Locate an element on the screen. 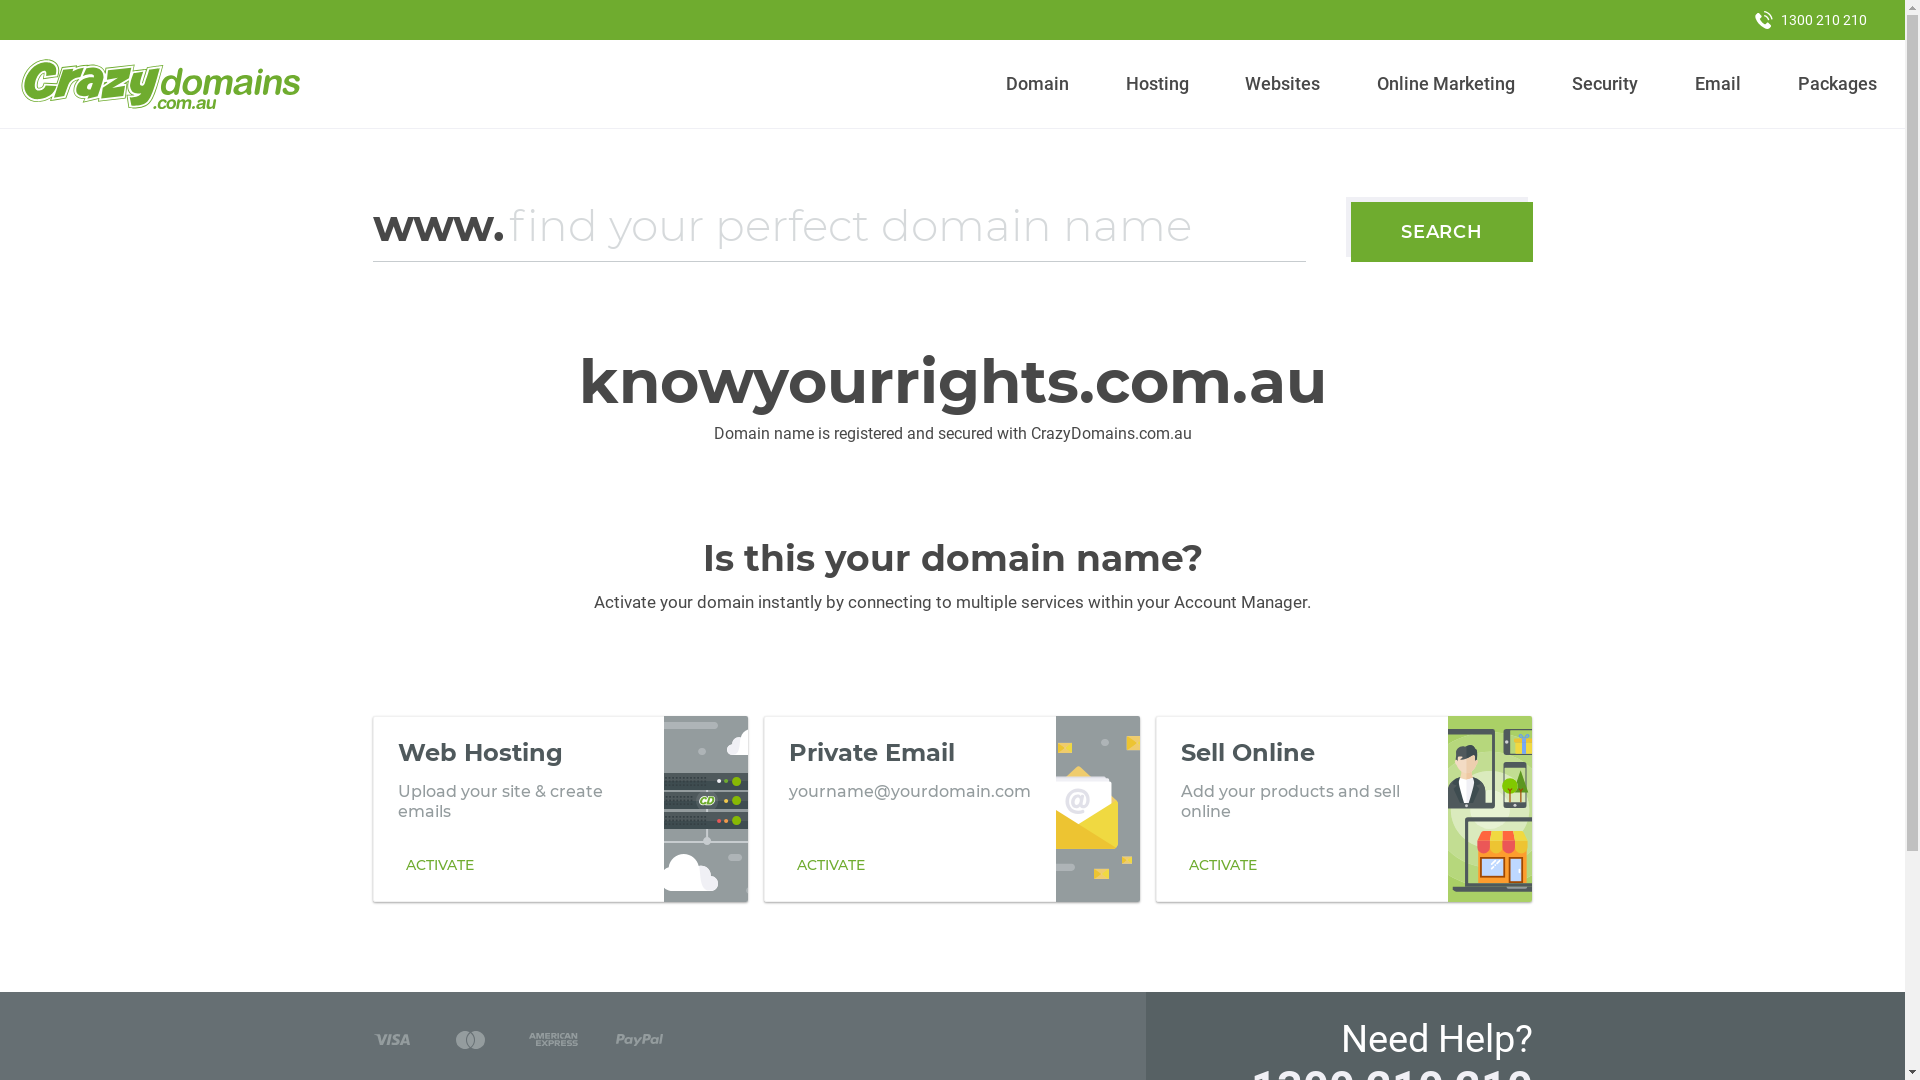  'Online Marketing' is located at coordinates (1446, 83).